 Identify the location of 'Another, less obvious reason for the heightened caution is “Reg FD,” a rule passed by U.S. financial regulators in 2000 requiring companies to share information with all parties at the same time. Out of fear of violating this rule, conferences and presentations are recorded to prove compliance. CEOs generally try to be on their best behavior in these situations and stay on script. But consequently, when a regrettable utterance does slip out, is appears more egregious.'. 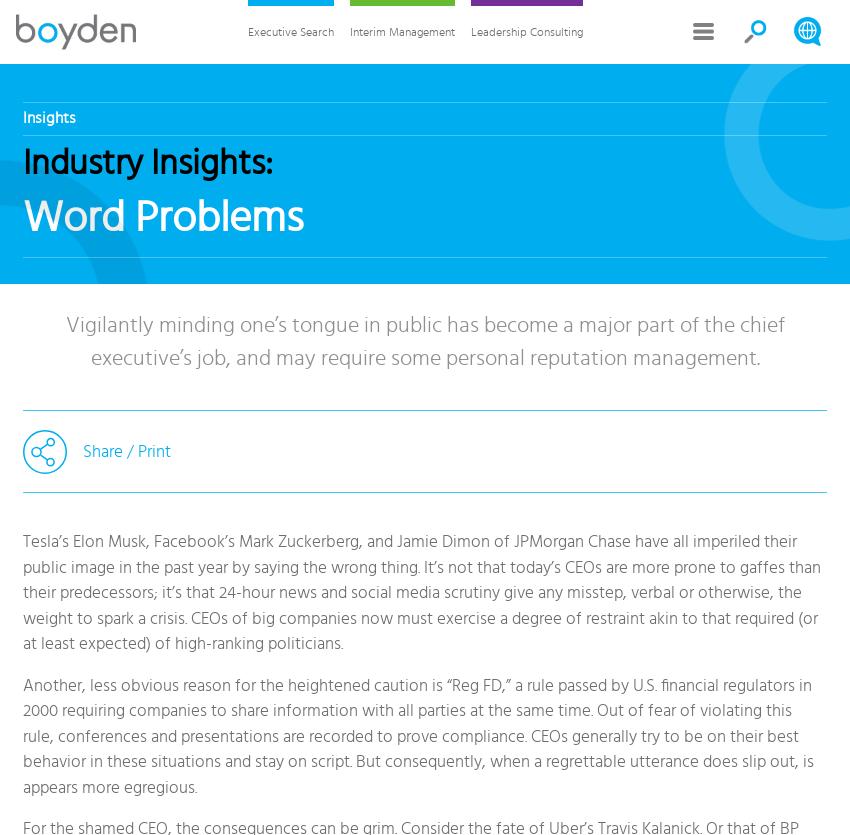
(418, 735).